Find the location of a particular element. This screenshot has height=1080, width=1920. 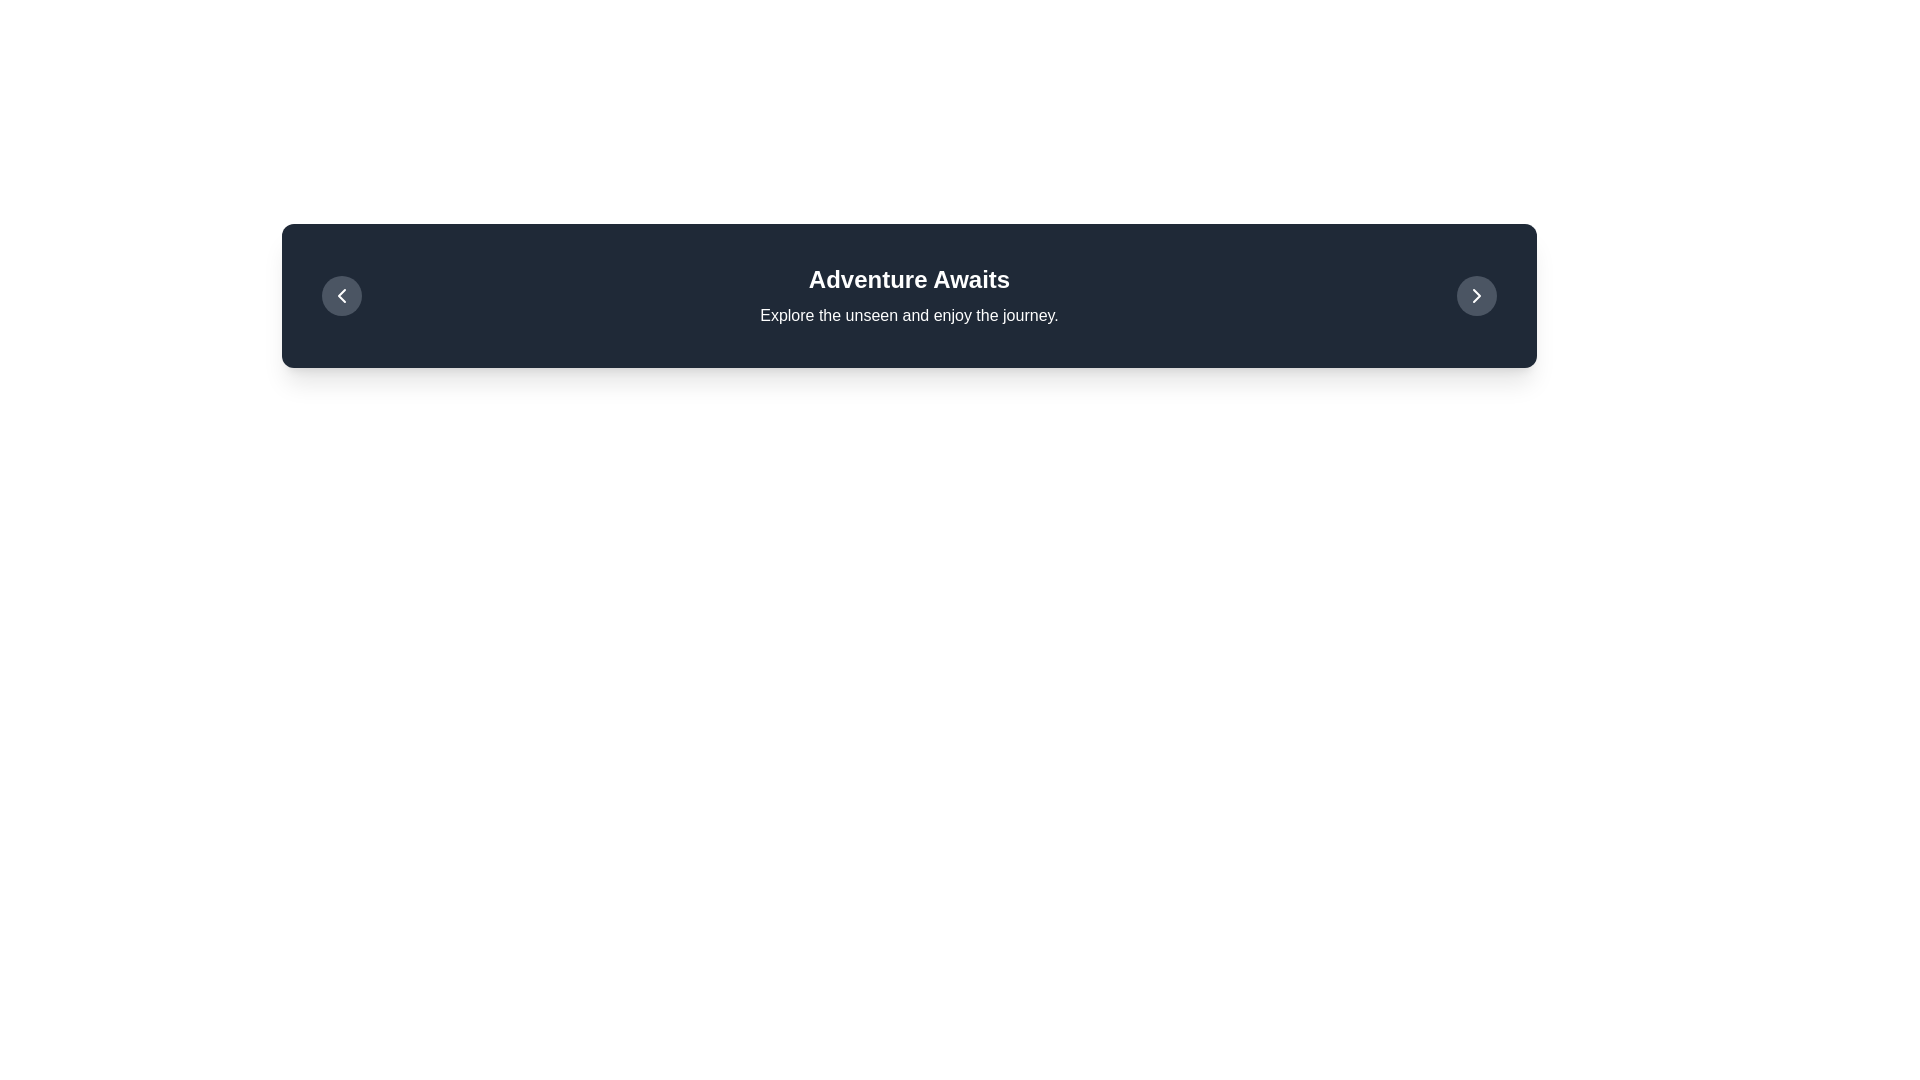

the central text element displaying 'Adventure Awaits' and its subtext, if it is linked is located at coordinates (908, 296).